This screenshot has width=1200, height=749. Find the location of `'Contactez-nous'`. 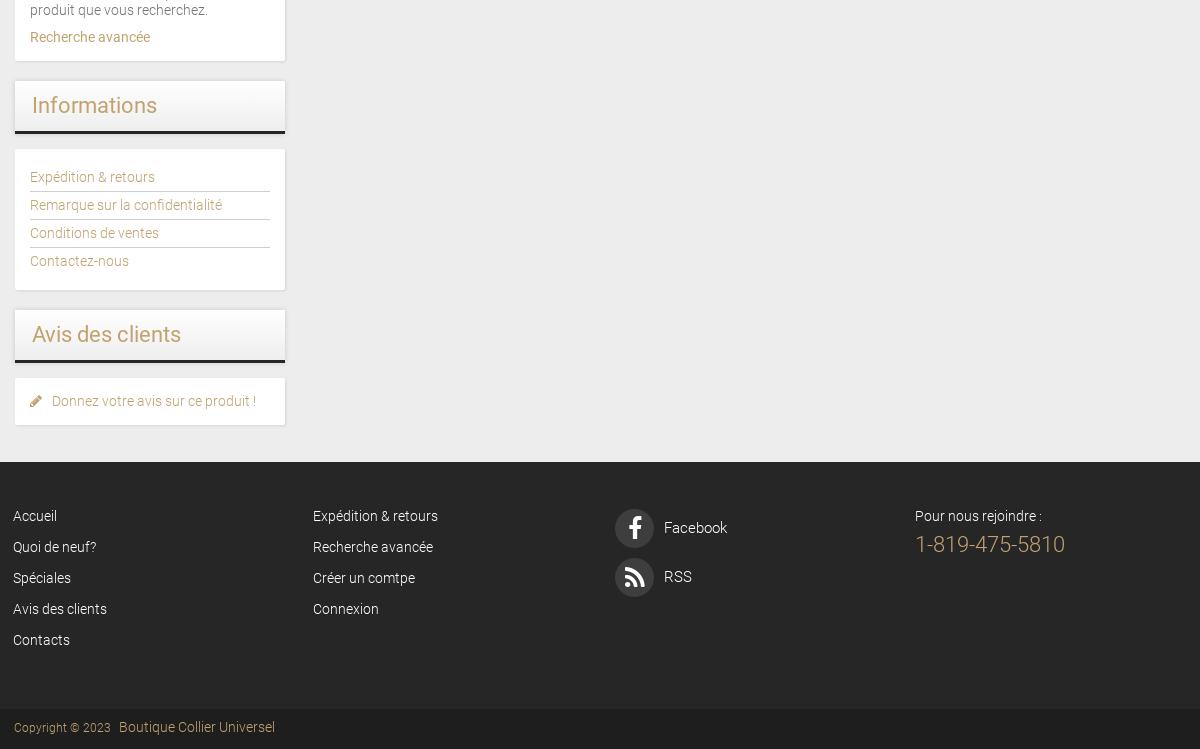

'Contactez-nous' is located at coordinates (79, 261).